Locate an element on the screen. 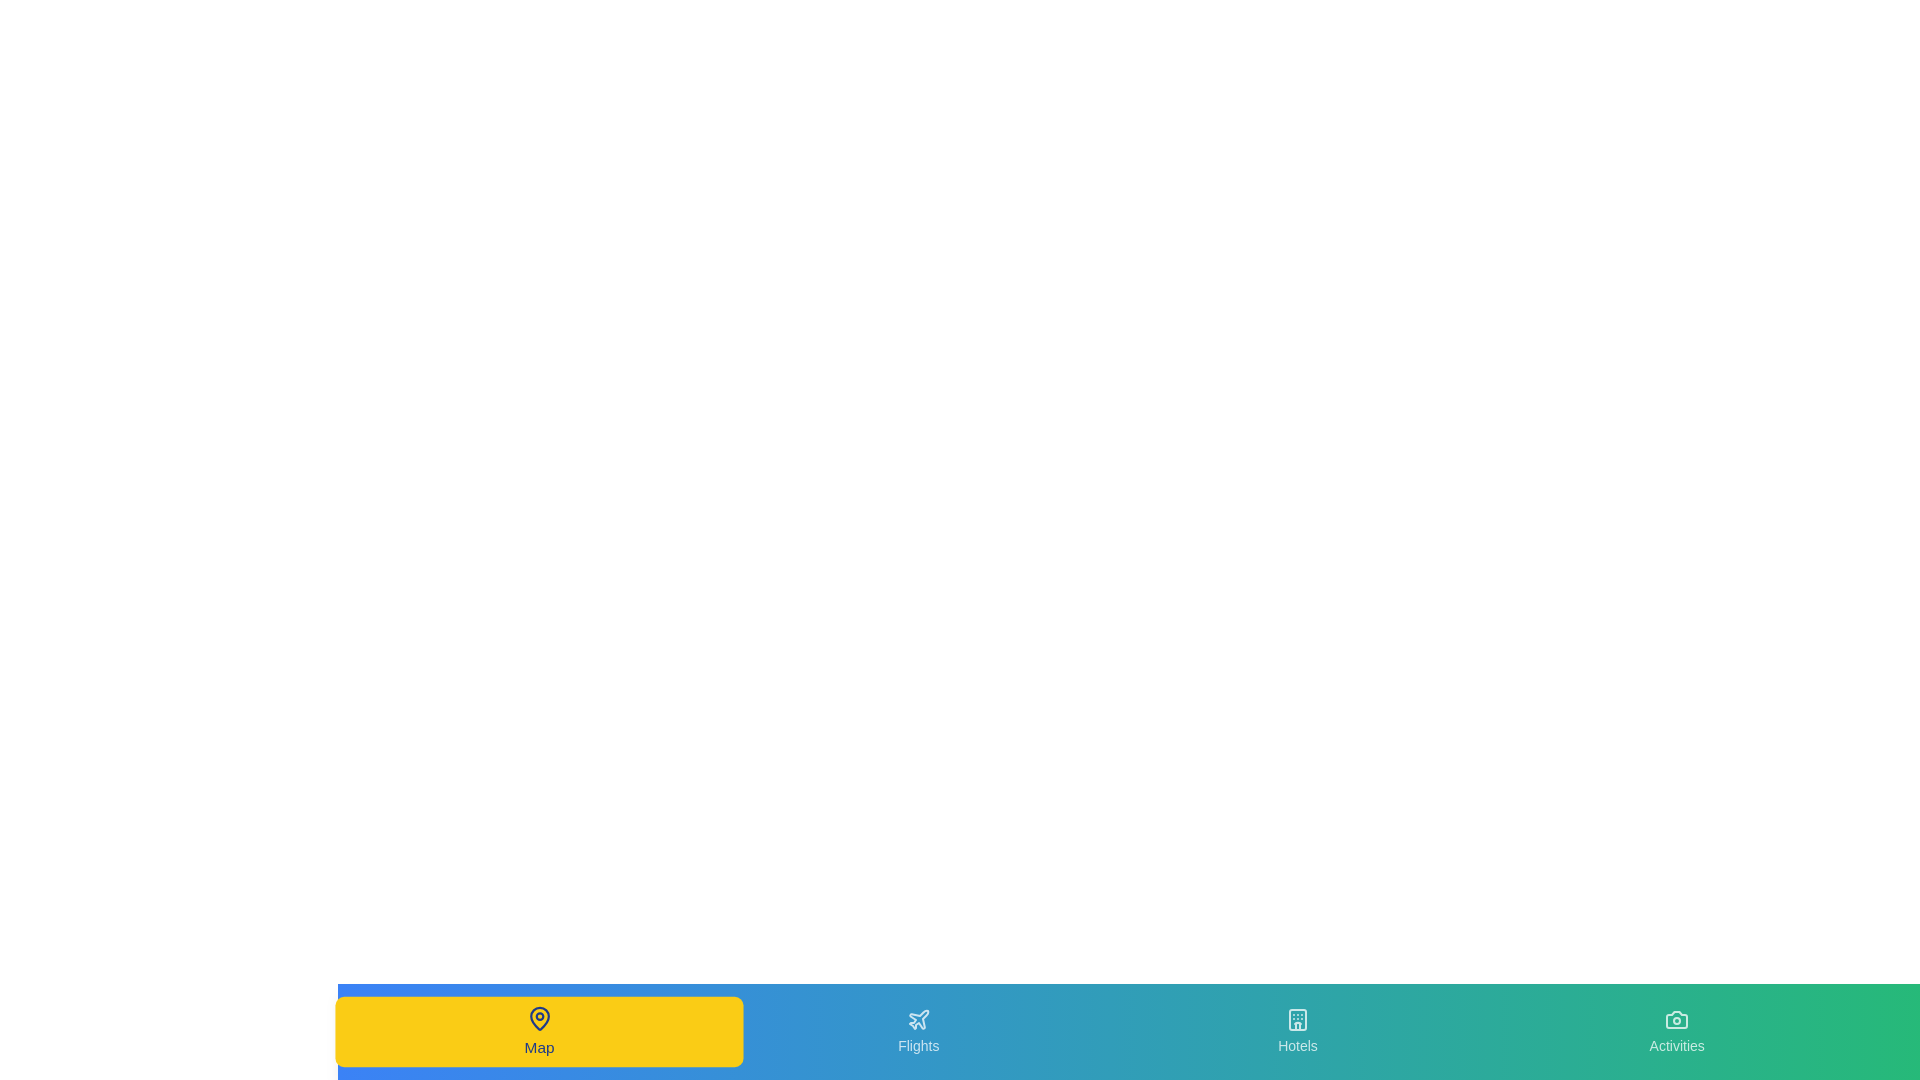  the tab labeled 'Hotels' to preview its hover state is located at coordinates (1297, 1032).